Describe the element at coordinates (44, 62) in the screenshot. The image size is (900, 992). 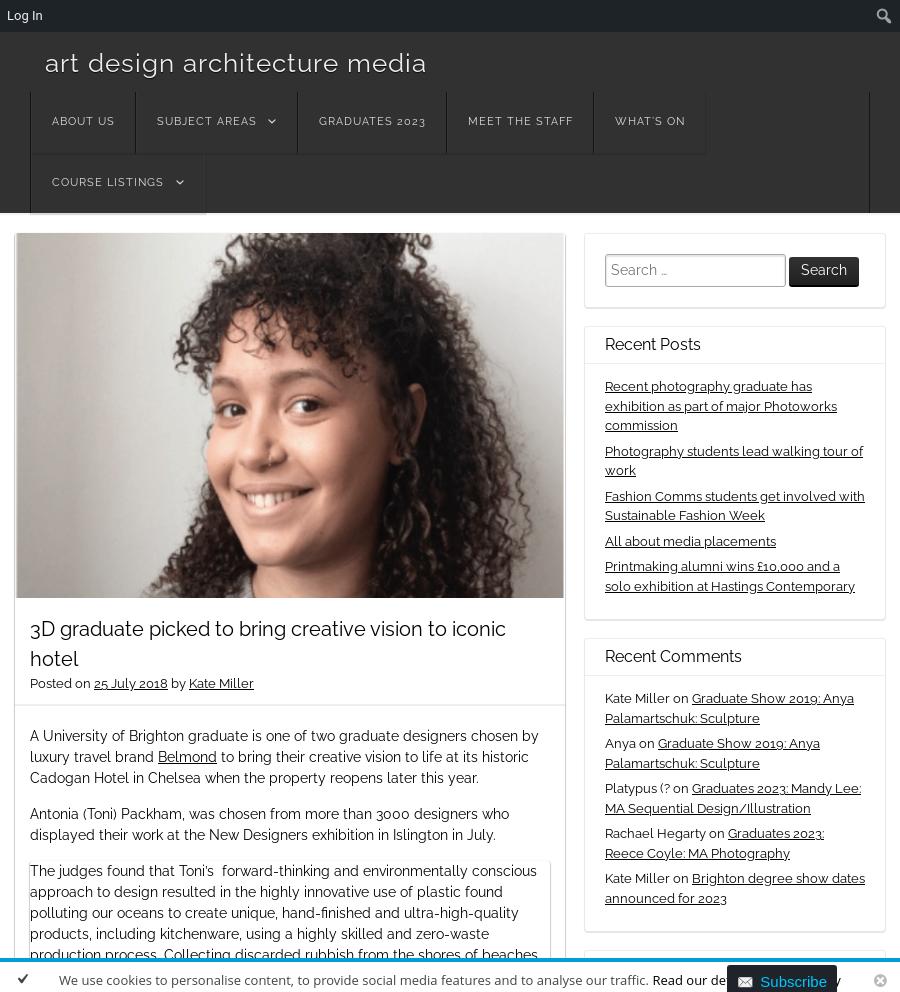
I see `'art design architecture media'` at that location.